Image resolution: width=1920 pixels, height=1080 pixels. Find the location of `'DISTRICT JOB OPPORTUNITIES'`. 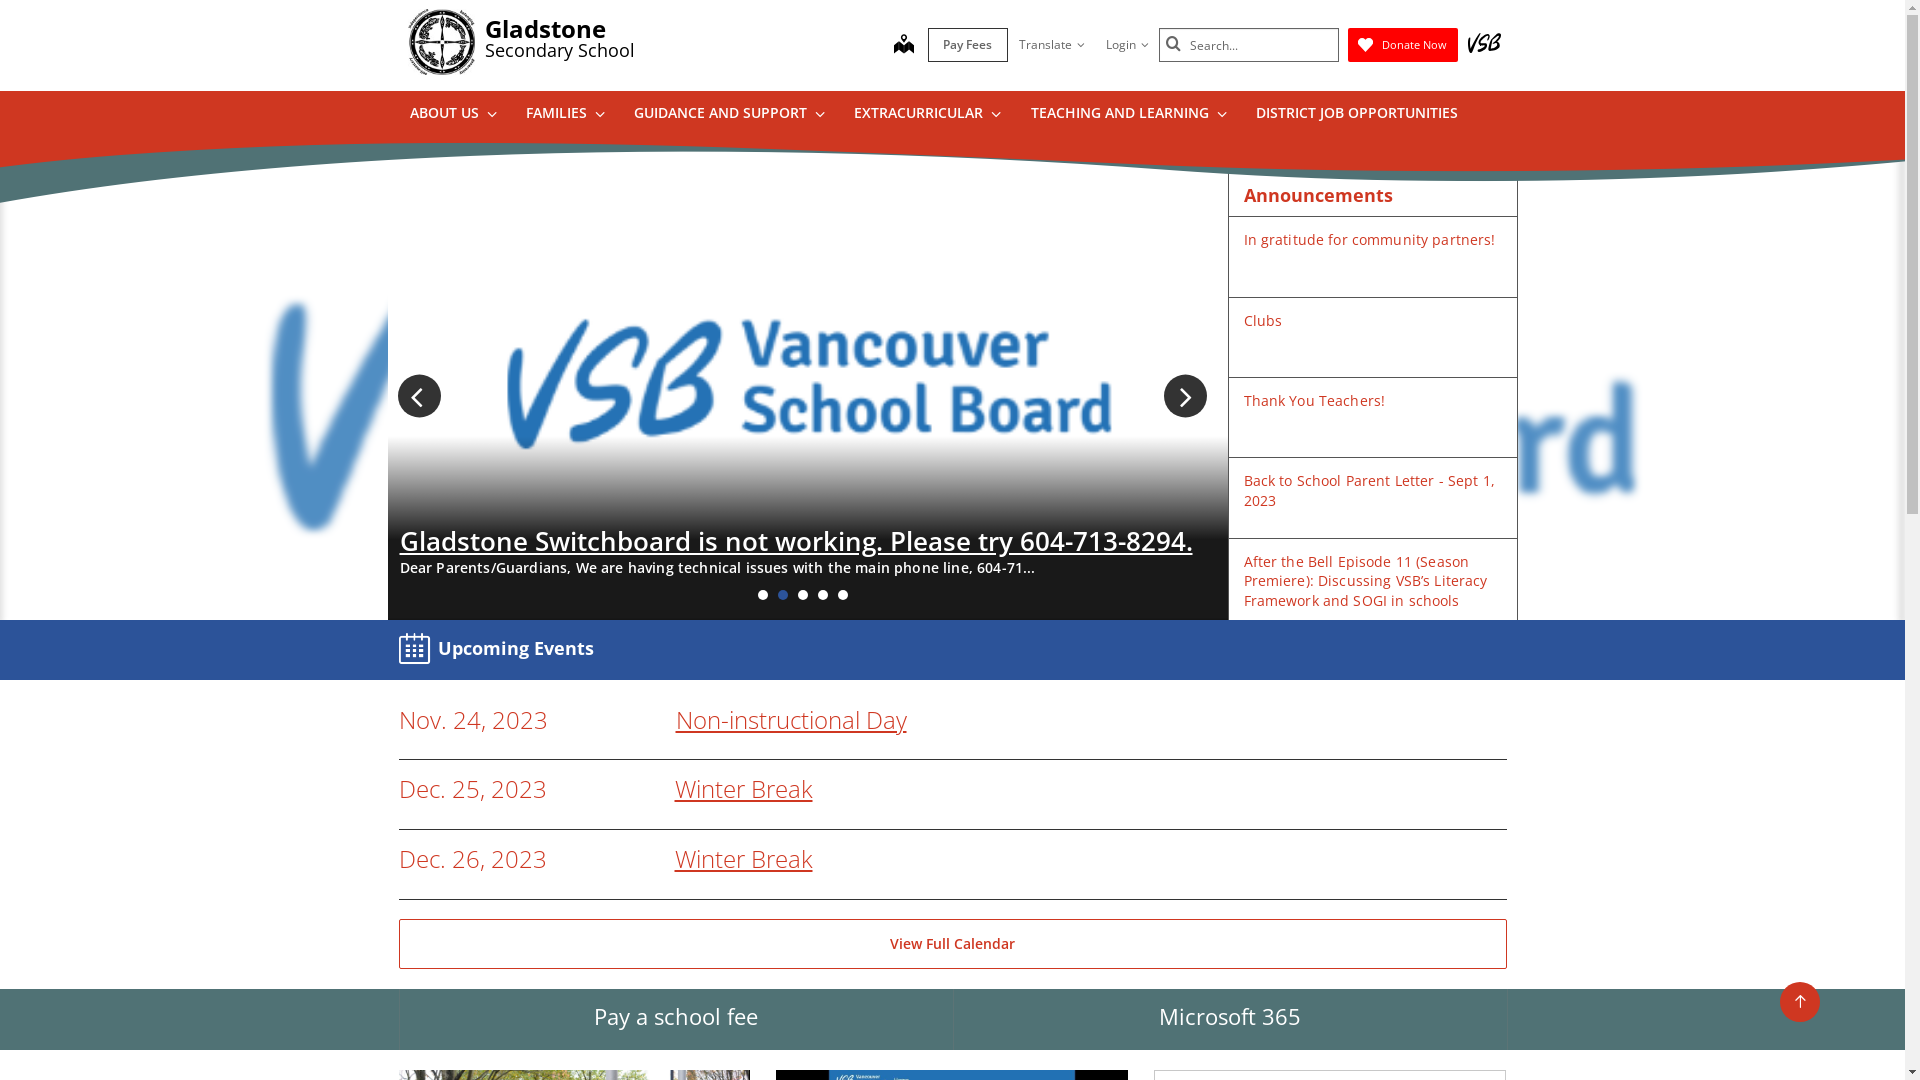

'DISTRICT JOB OPPORTUNITIES' is located at coordinates (1356, 116).